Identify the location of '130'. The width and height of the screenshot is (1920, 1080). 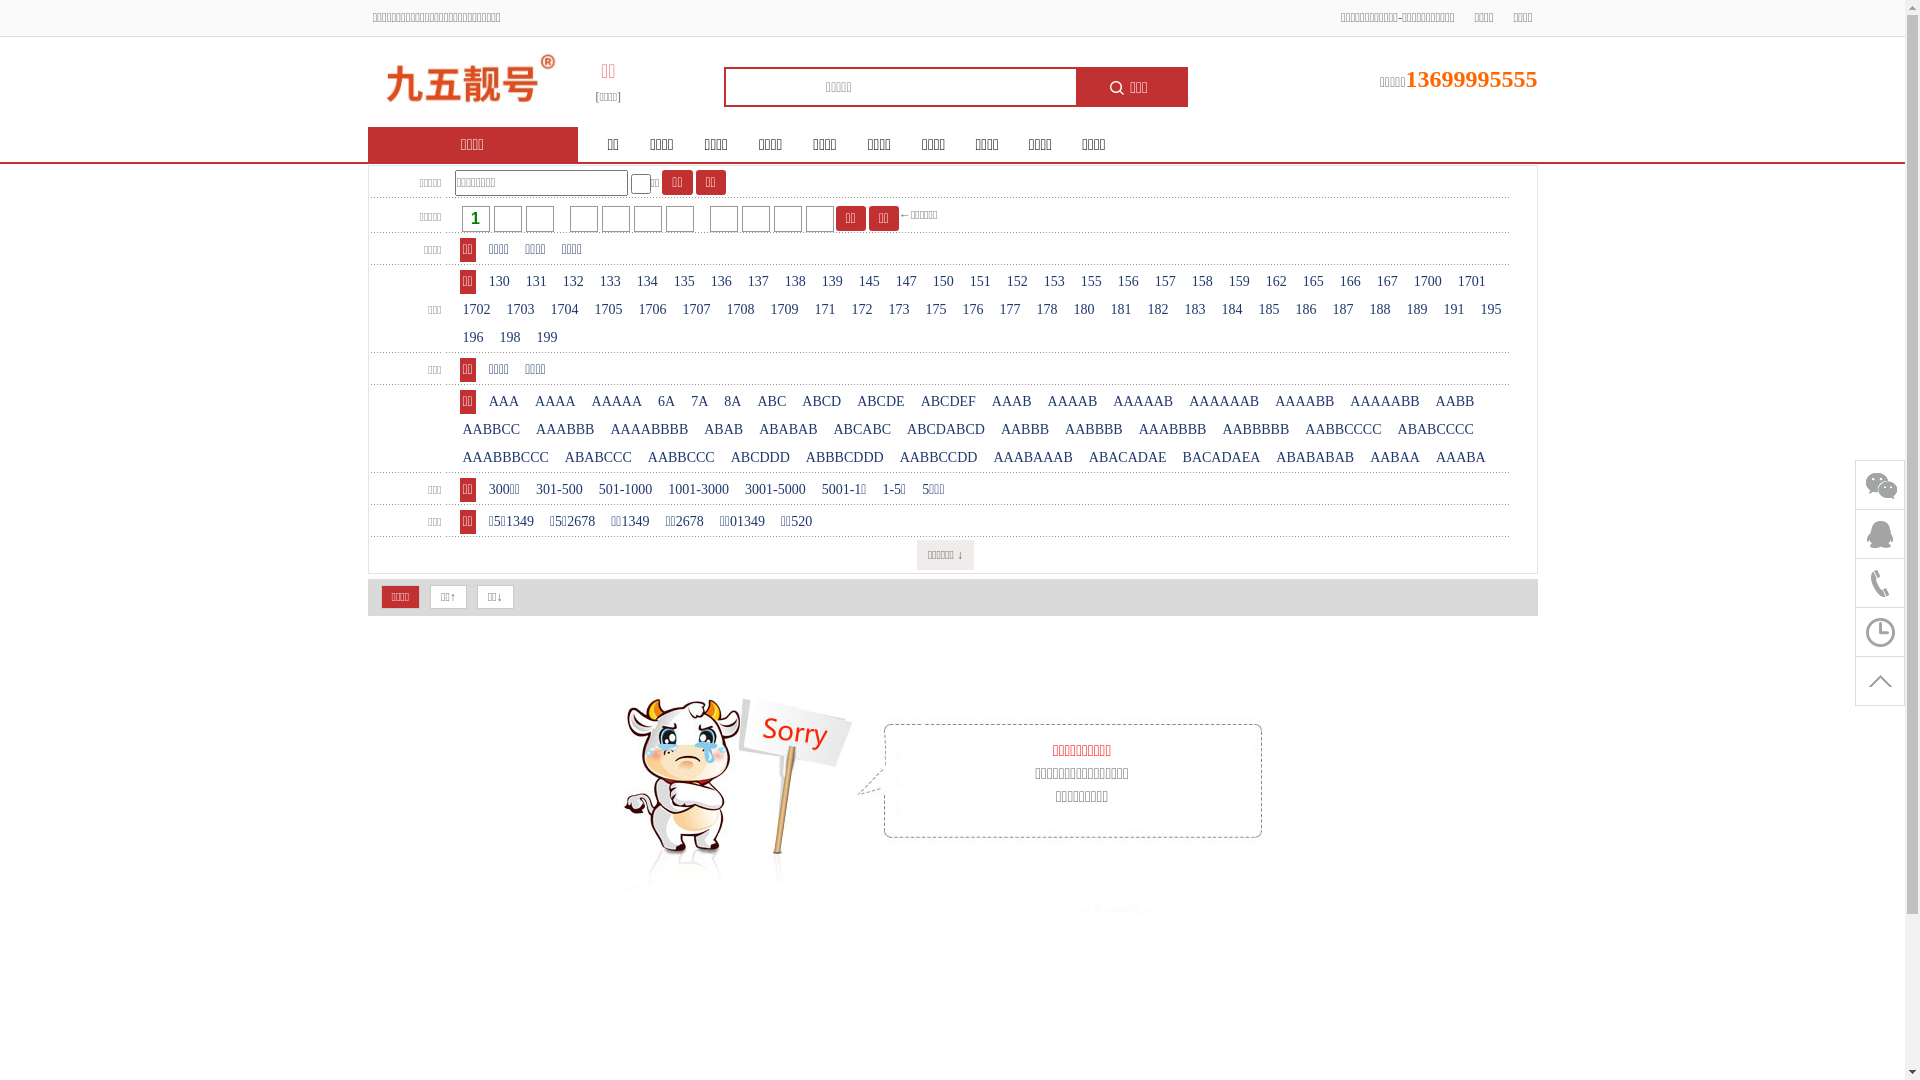
(499, 281).